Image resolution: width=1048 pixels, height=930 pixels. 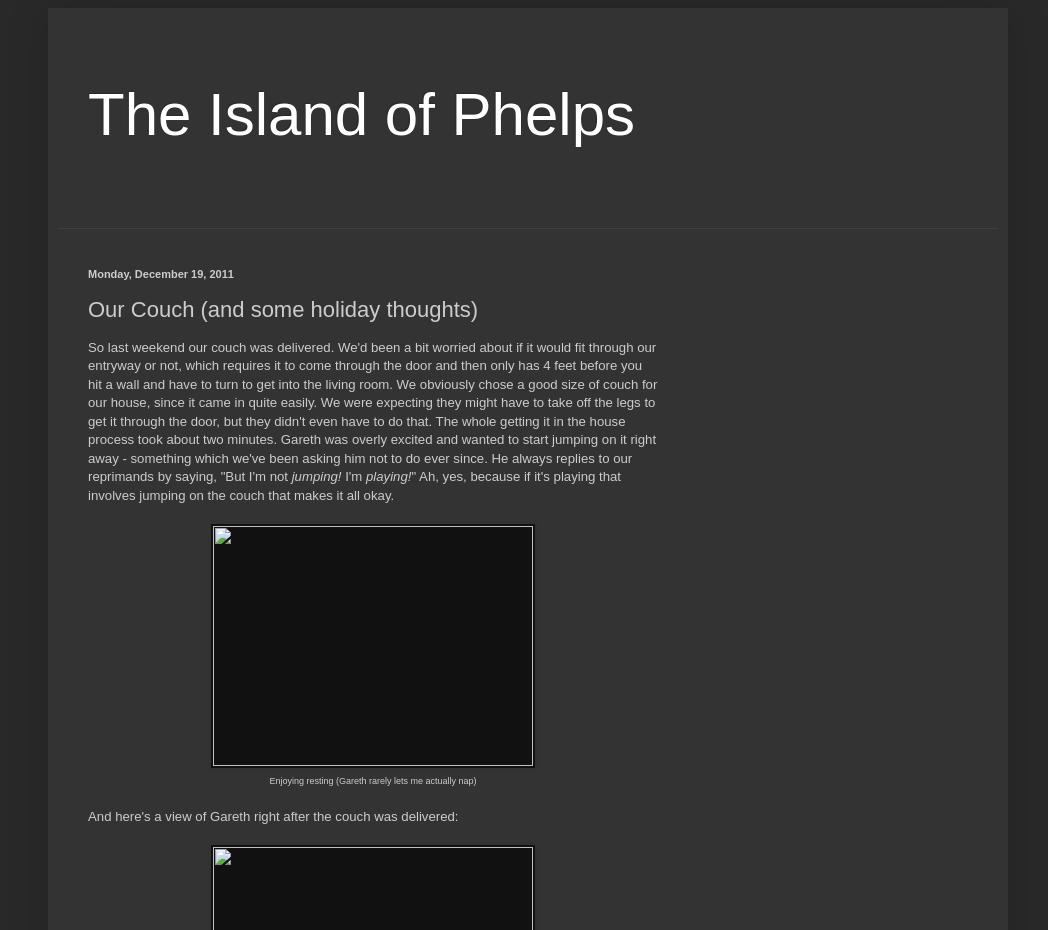 I want to click on 'So last weekend our couch was delivered. We'd been a bit worried about if it would fit through our entryway or not, which requires it to come through the door and then only has 4 feet before you hit a wall and have to turn to get into the living room. We obviously chose a good size of couch for our house, since it came in quite easily. We were expecting they might have to take off the legs to get it through the door, but they didn't even have to do that. The whole getting it in the house process took about two minutes. Gareth was overly excited and wanted to start jumping on it right away - something which we've been asking him not to do ever since. He always replies to our reprimands by saying, "But I'm not', so click(x=87, y=411).